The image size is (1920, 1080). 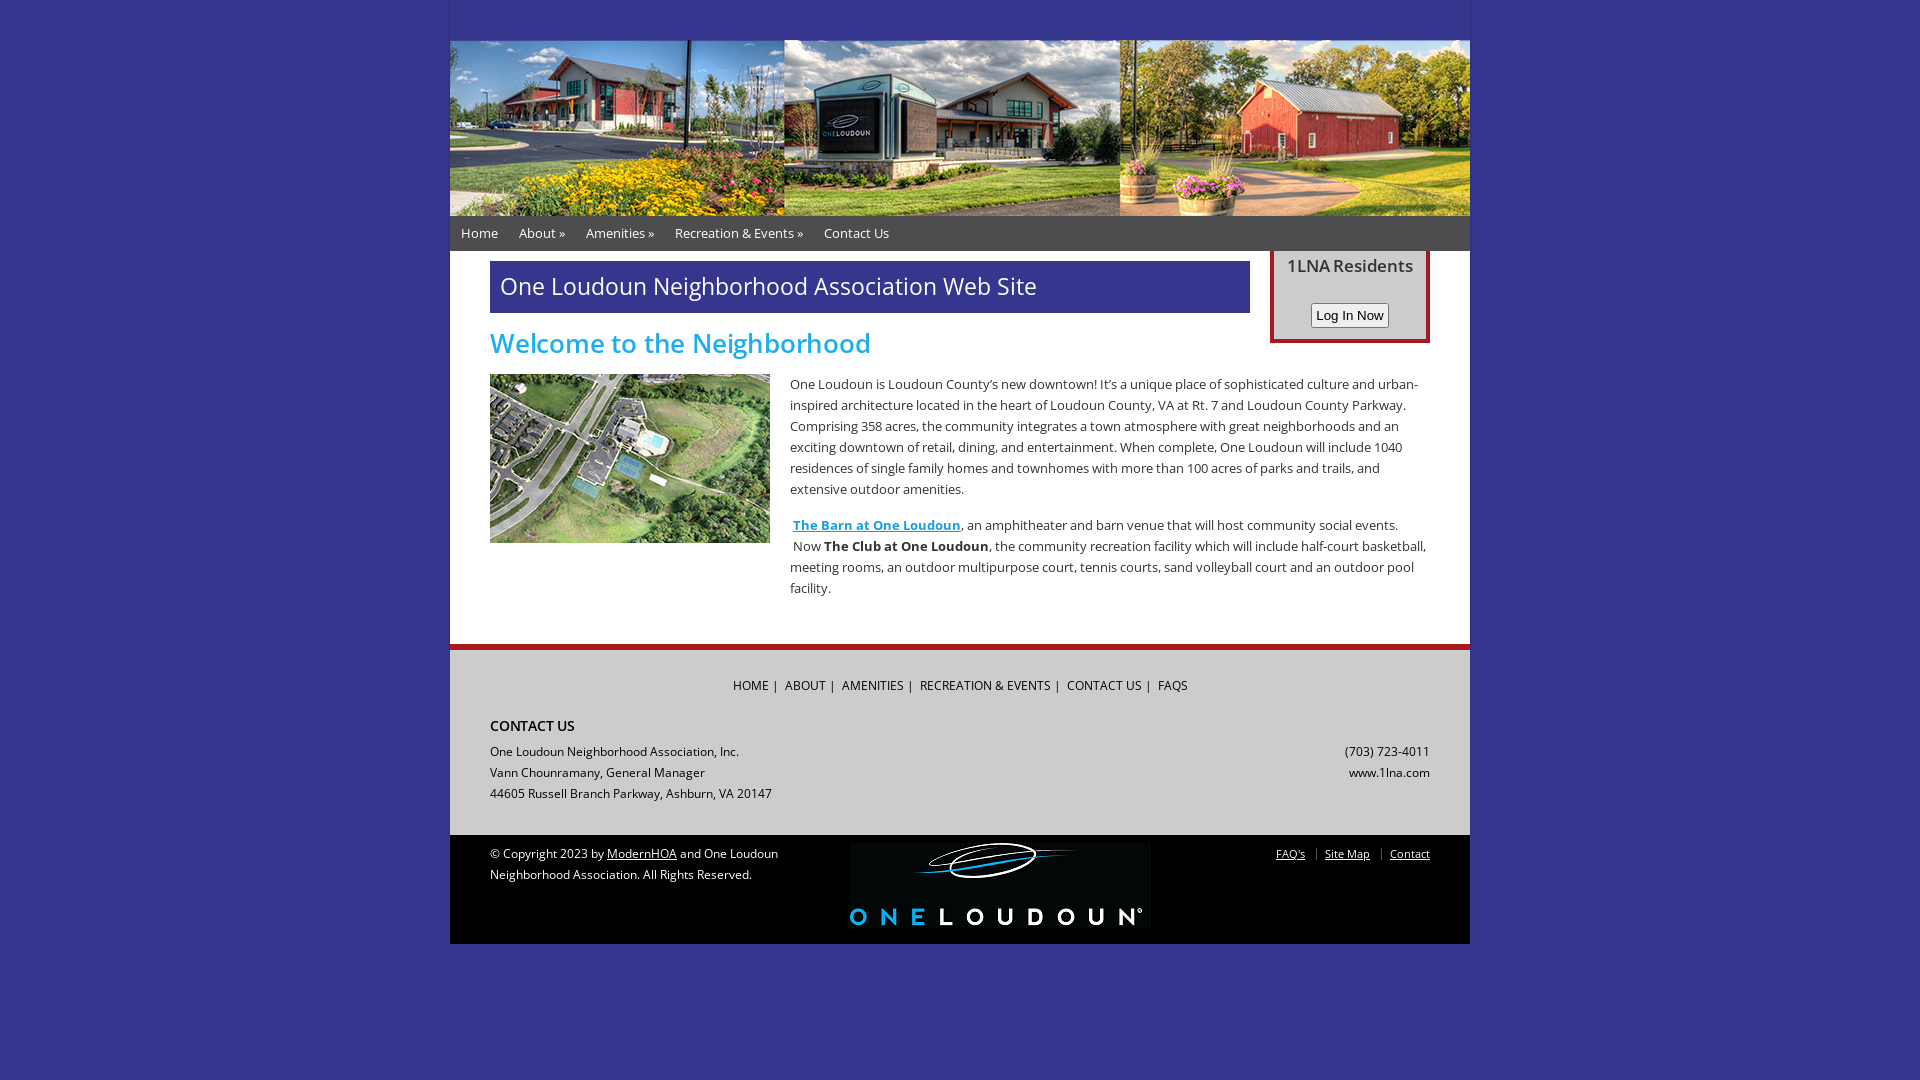 I want to click on 'Home', so click(x=480, y=232).